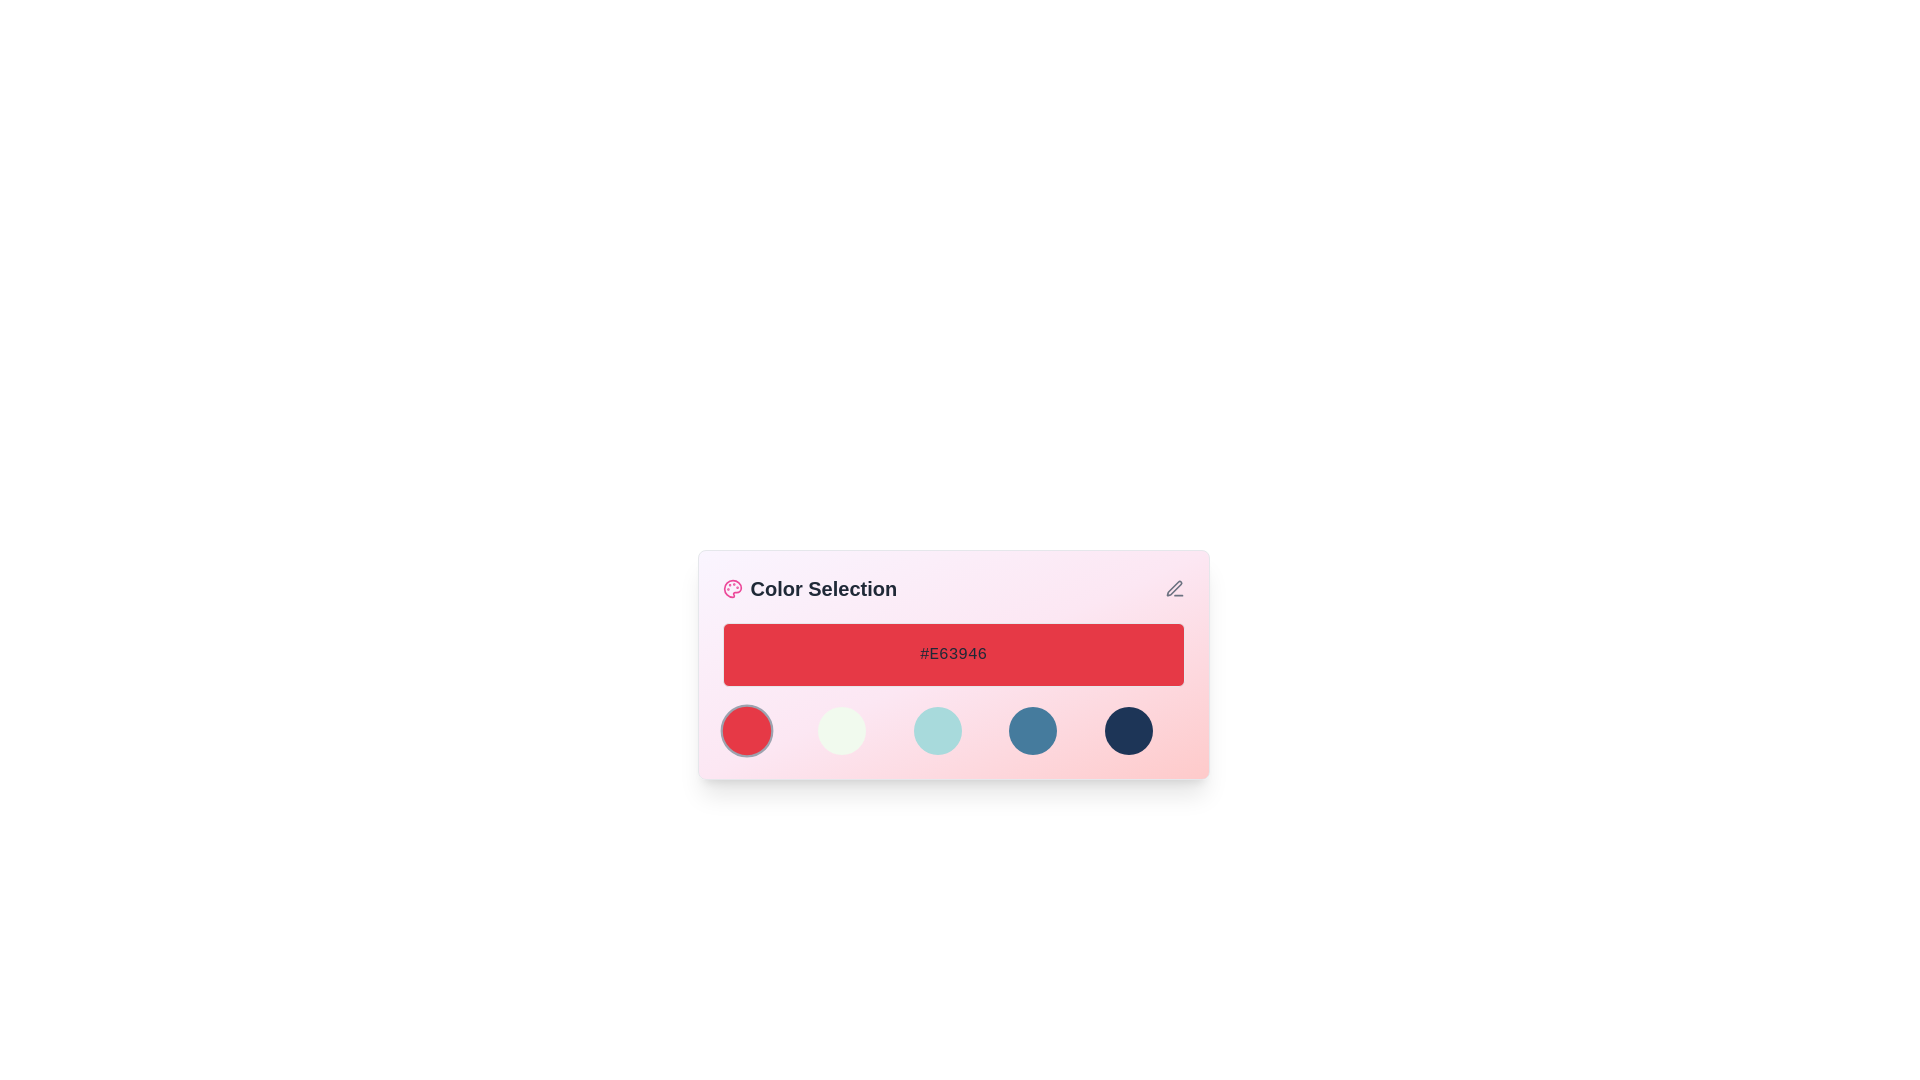 The height and width of the screenshot is (1080, 1920). Describe the element at coordinates (1032, 731) in the screenshot. I see `the fourth circular color selection button` at that location.